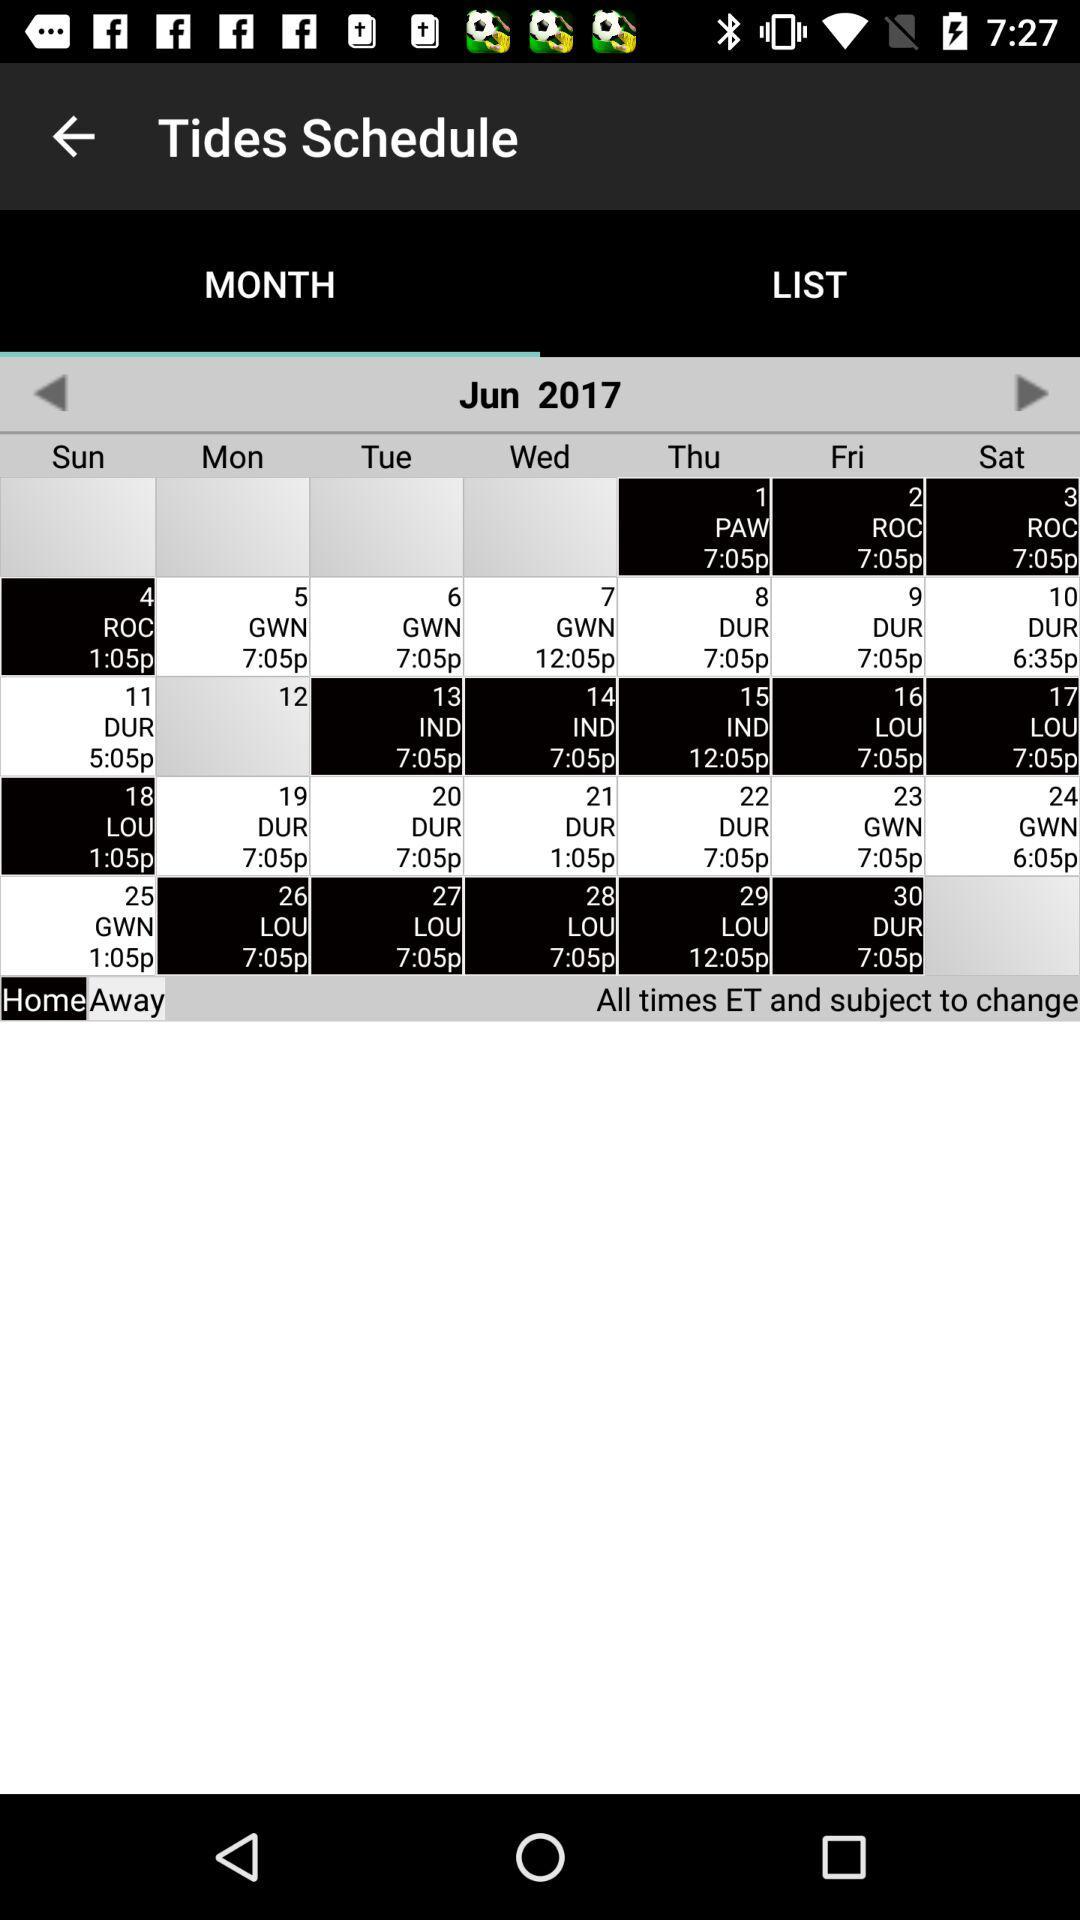 The image size is (1080, 1920). I want to click on previous page, so click(48, 392).